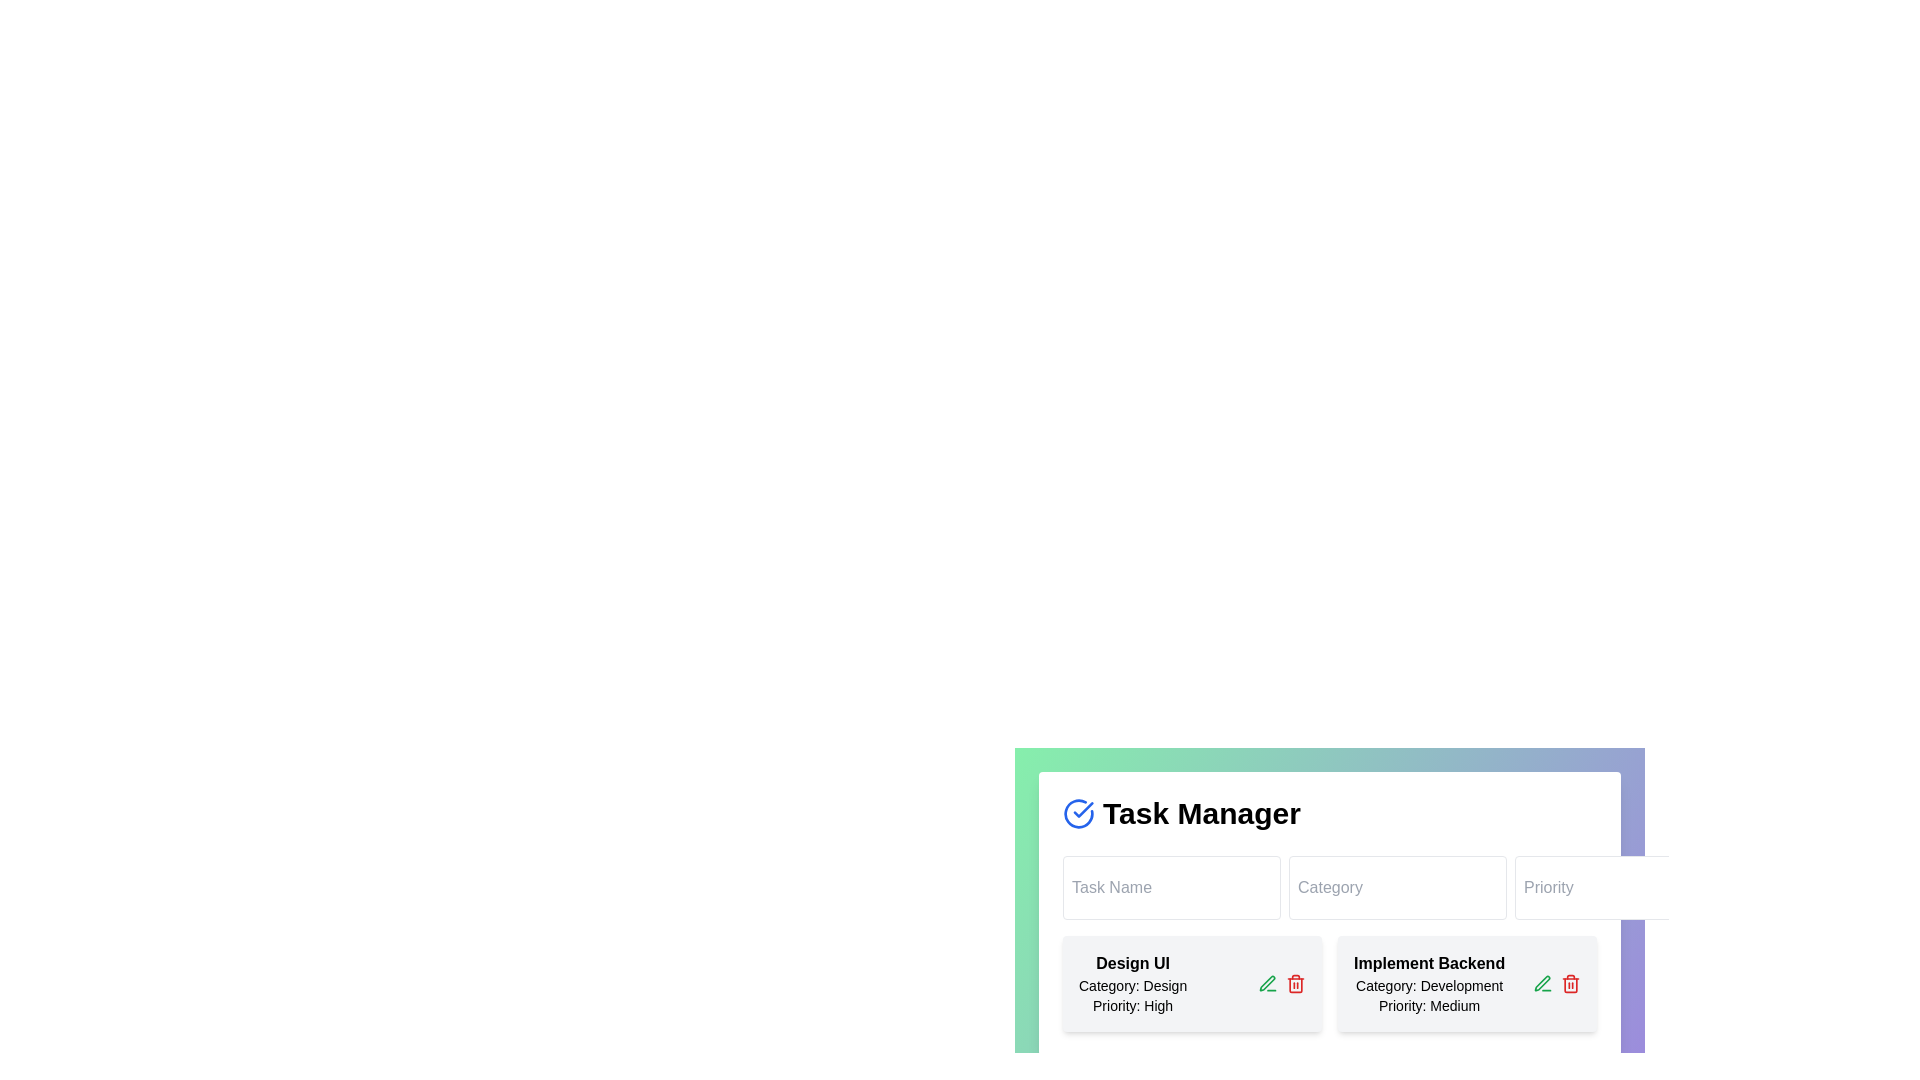 The image size is (1920, 1080). I want to click on the static text label displaying the title of a task, which is located at the top-left corner of the task card in the Task Manager interface, so click(1133, 963).